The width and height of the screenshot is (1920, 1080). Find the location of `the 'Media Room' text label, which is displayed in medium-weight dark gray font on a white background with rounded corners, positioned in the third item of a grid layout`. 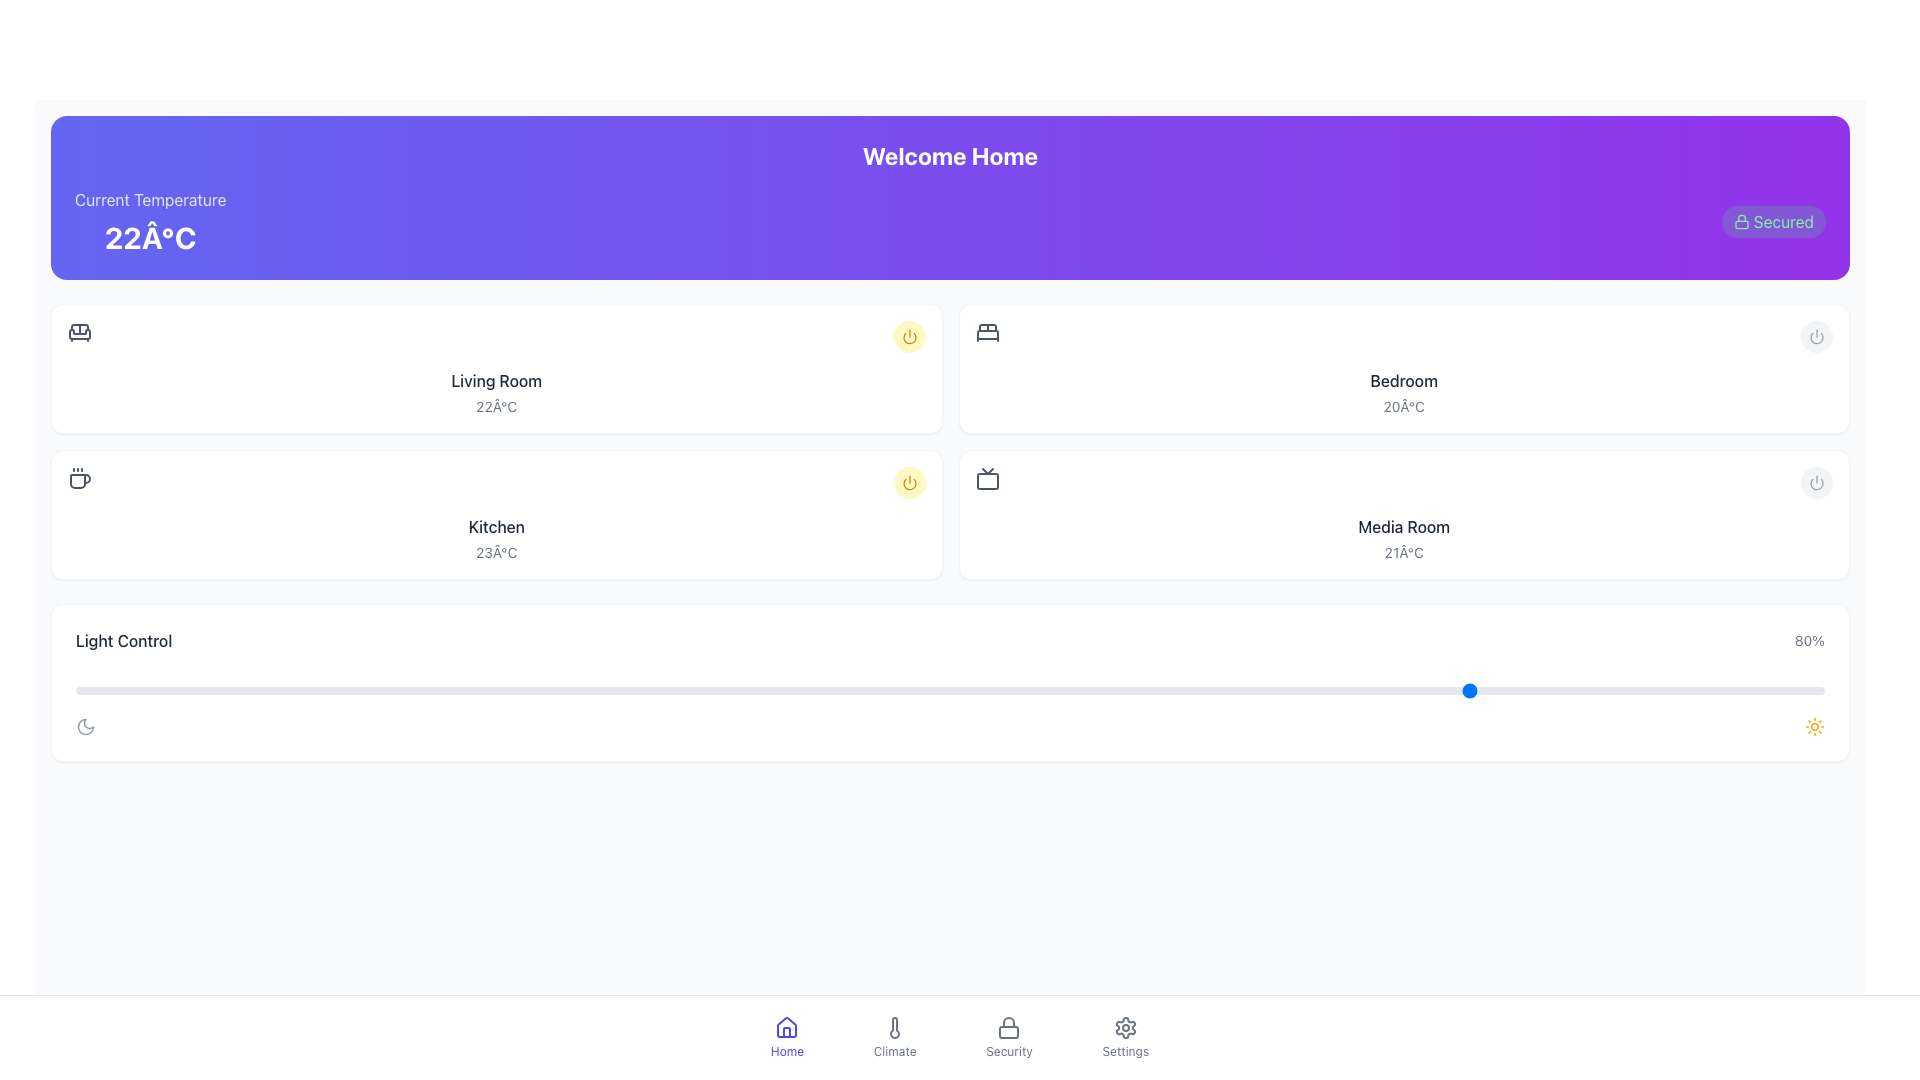

the 'Media Room' text label, which is displayed in medium-weight dark gray font on a white background with rounded corners, positioned in the third item of a grid layout is located at coordinates (1403, 526).